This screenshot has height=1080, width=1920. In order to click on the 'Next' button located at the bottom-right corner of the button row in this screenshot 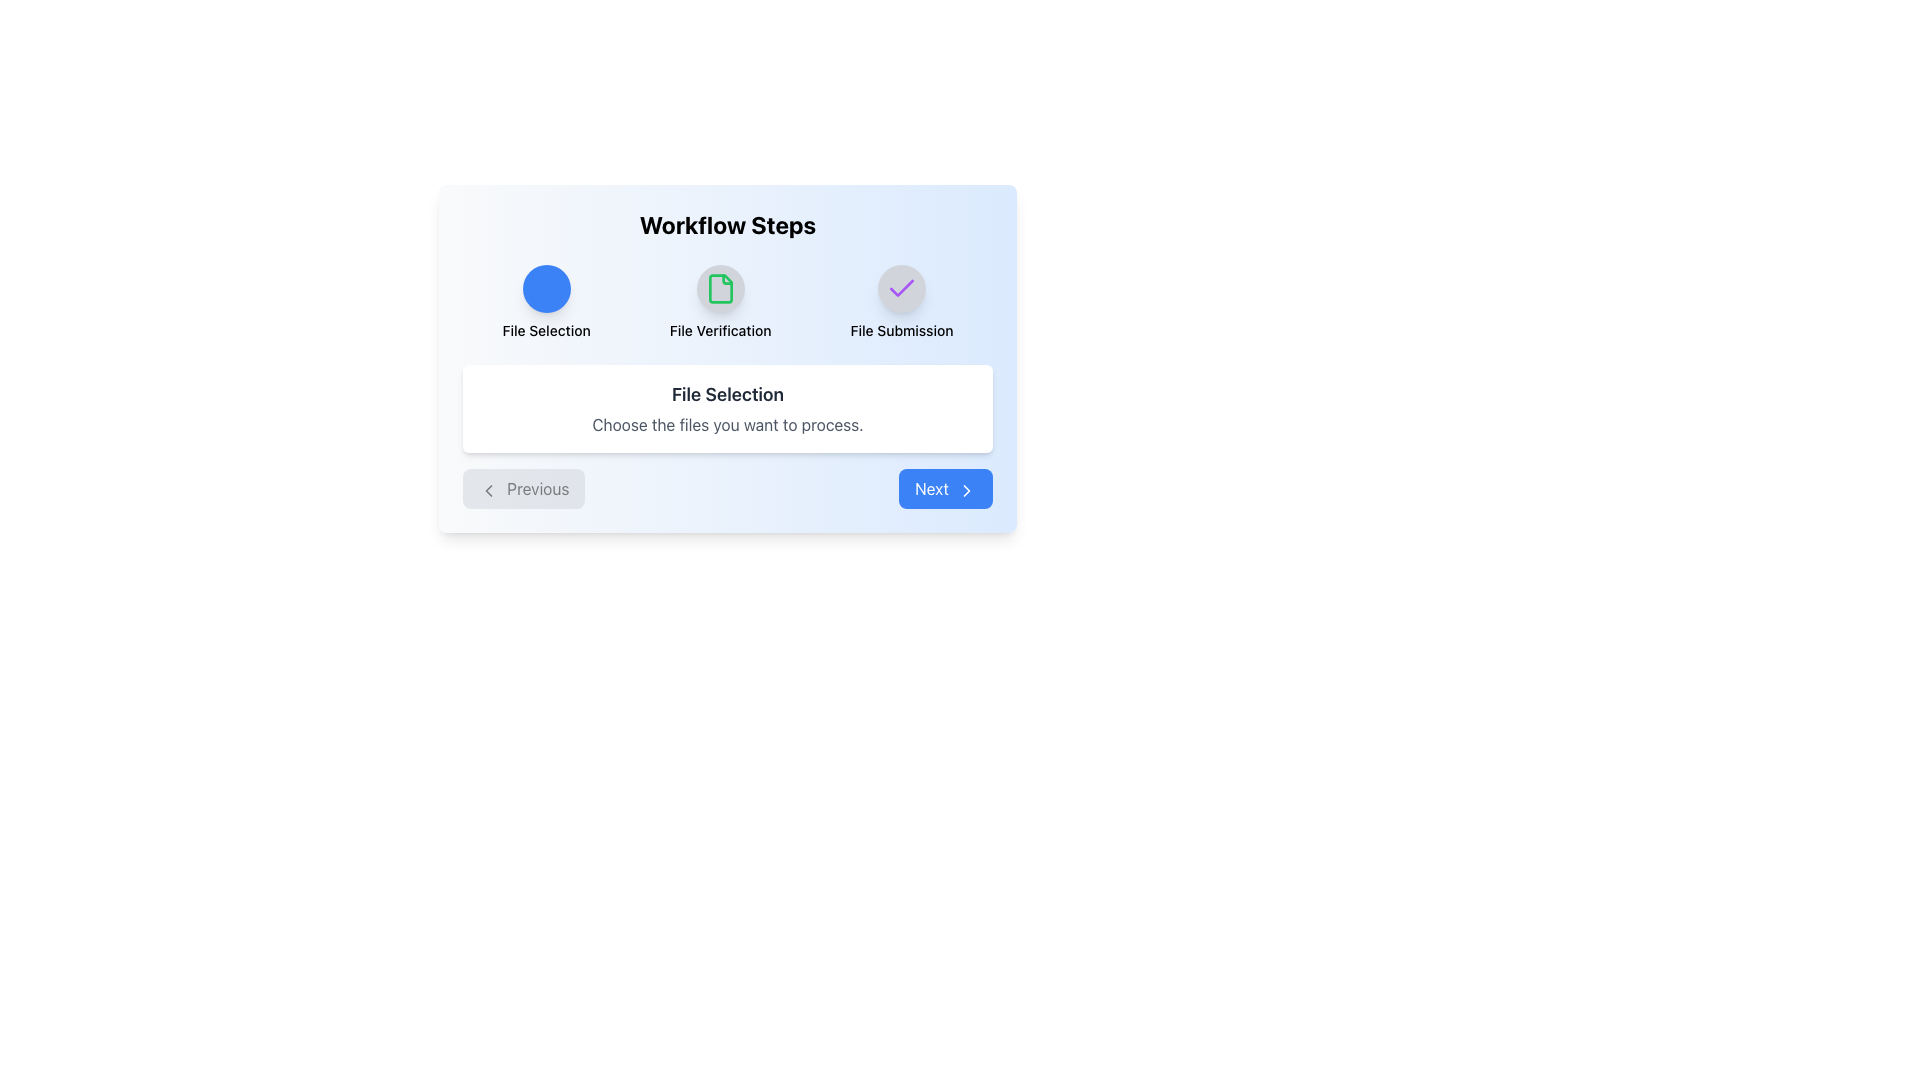, I will do `click(945, 489)`.